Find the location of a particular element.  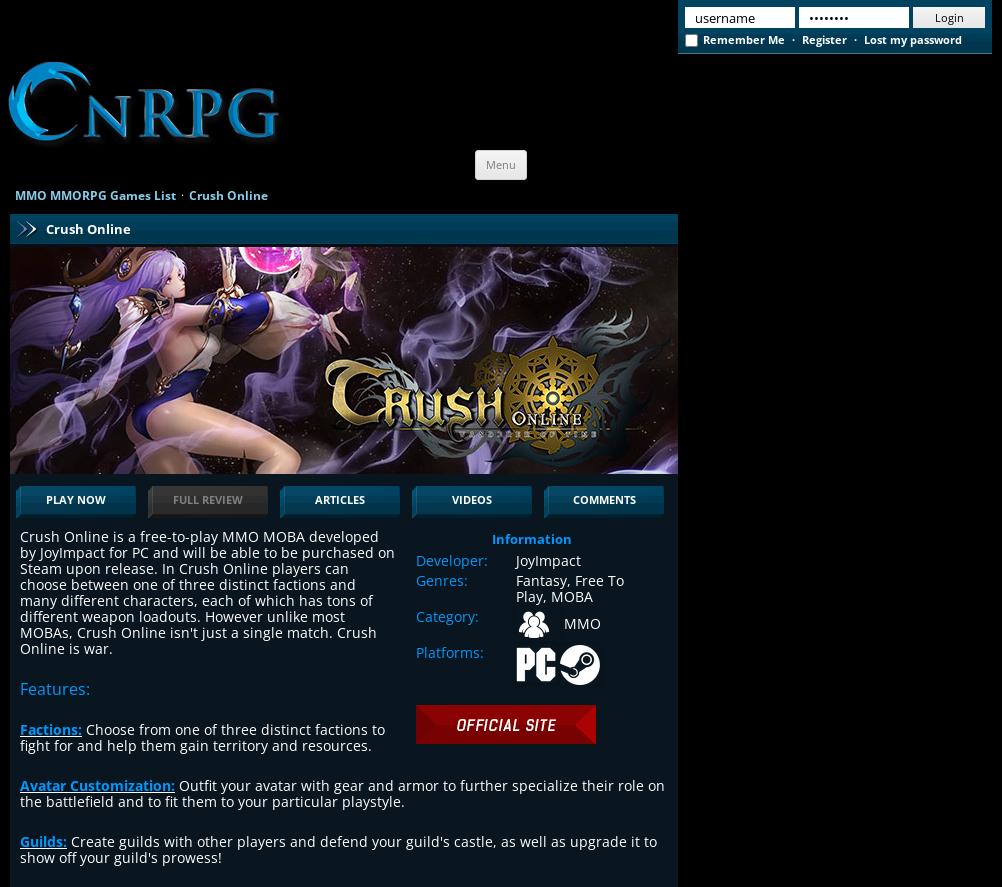

'Category:' is located at coordinates (446, 615).